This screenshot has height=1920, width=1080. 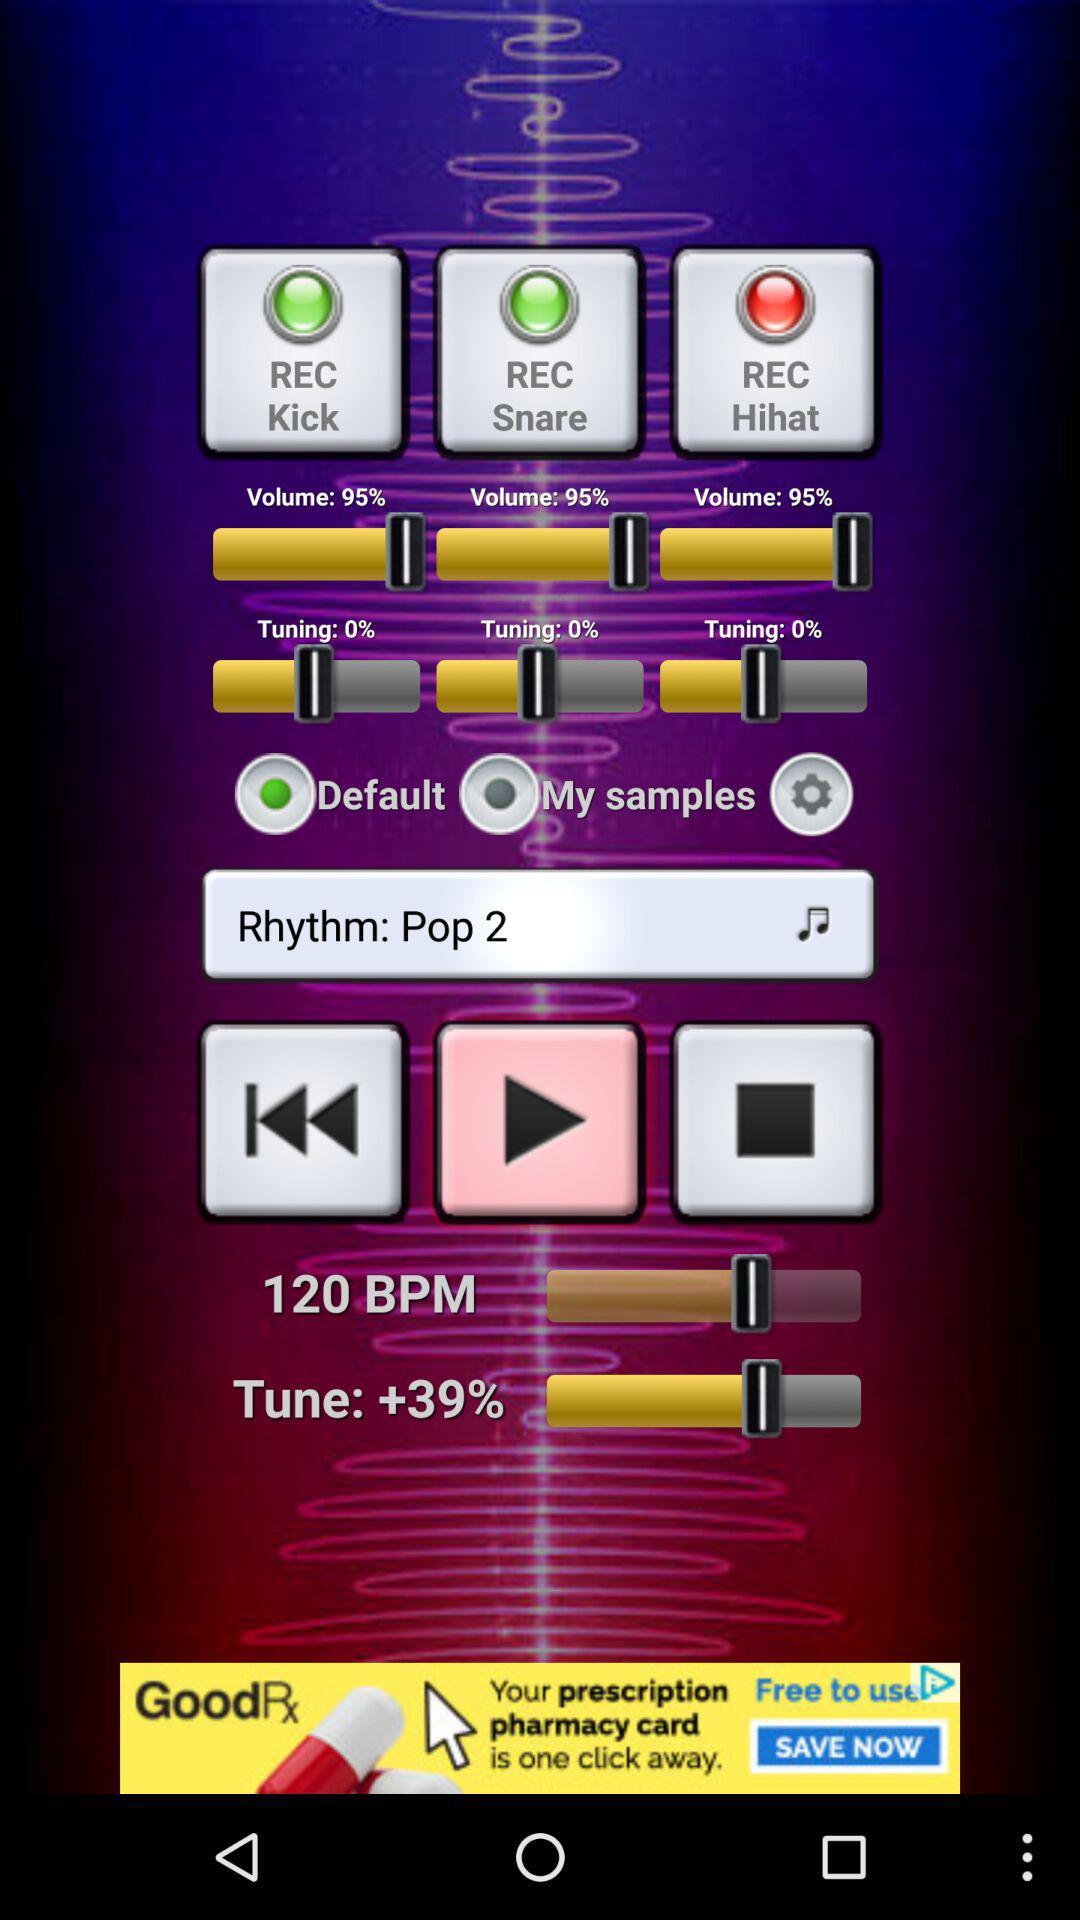 I want to click on this button is used to stop the audio when playing, so click(x=774, y=1121).